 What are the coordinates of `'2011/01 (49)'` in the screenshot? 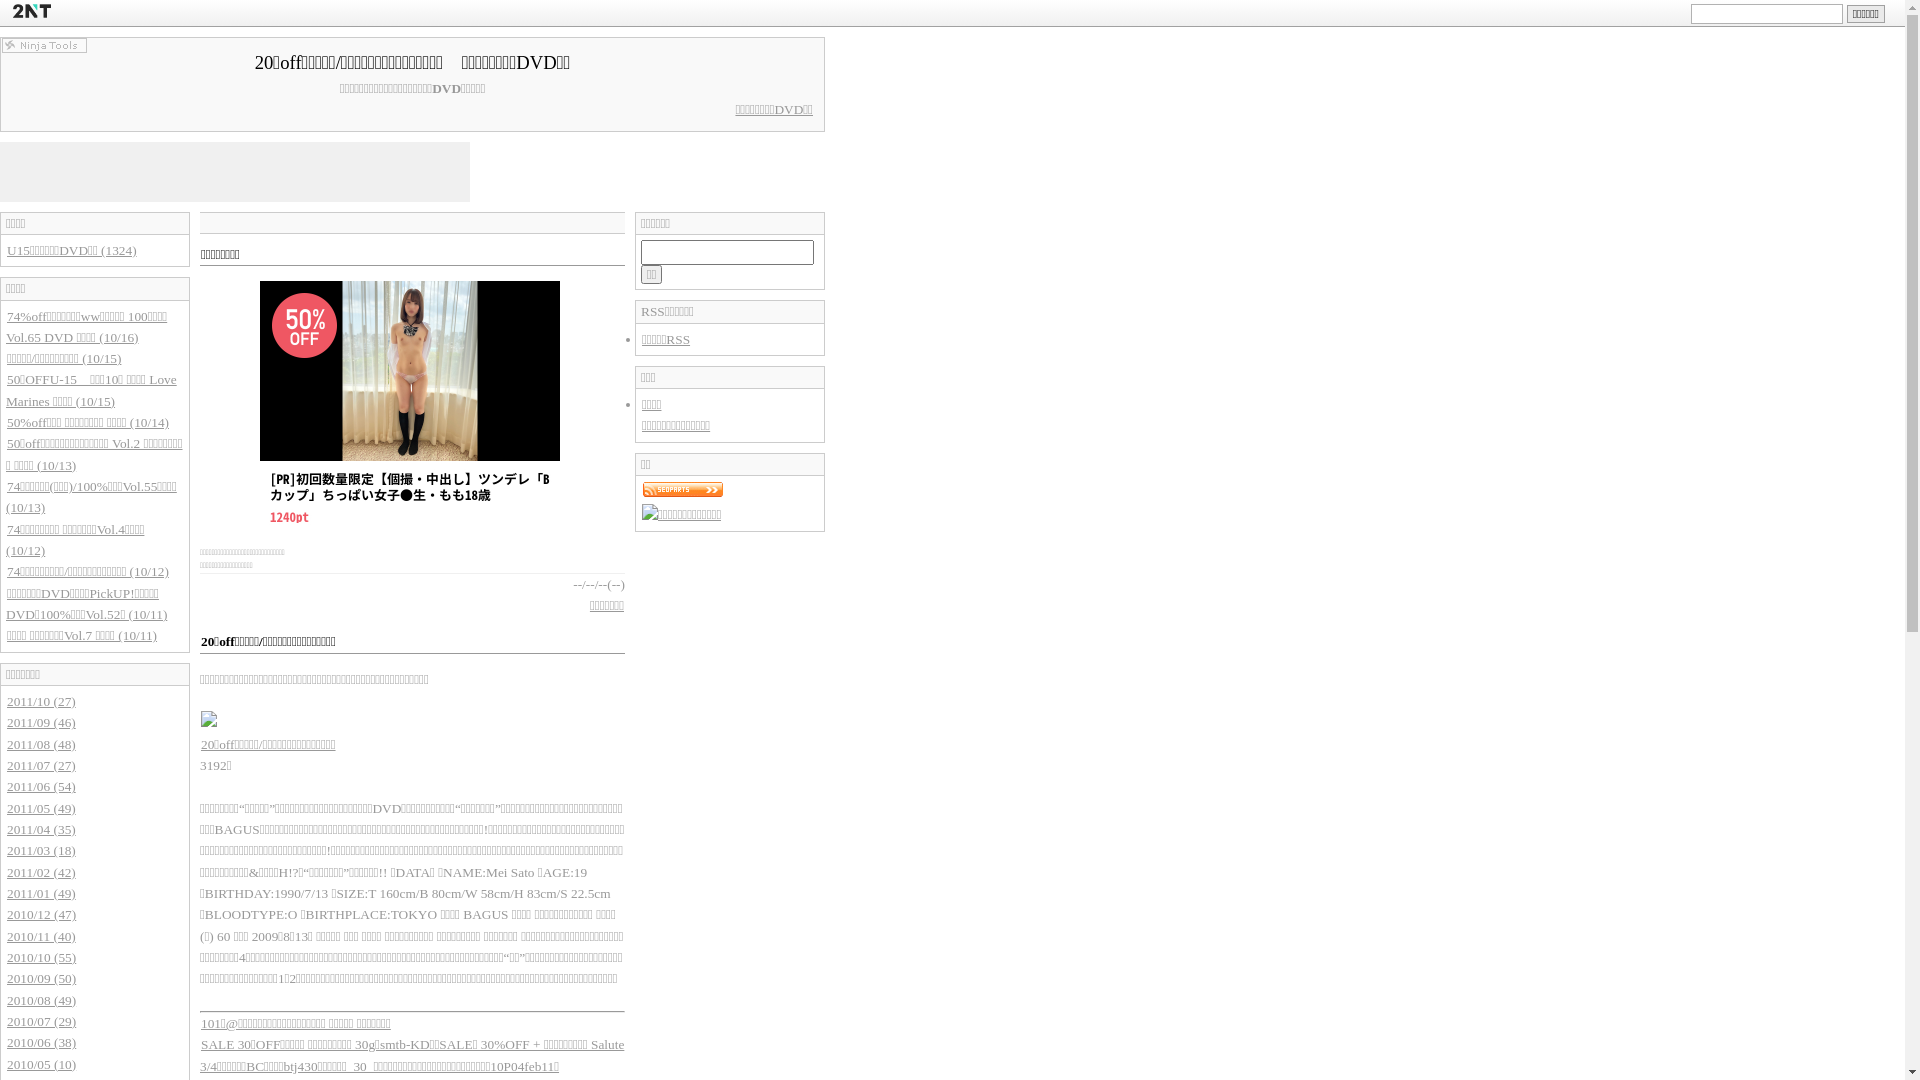 It's located at (41, 892).